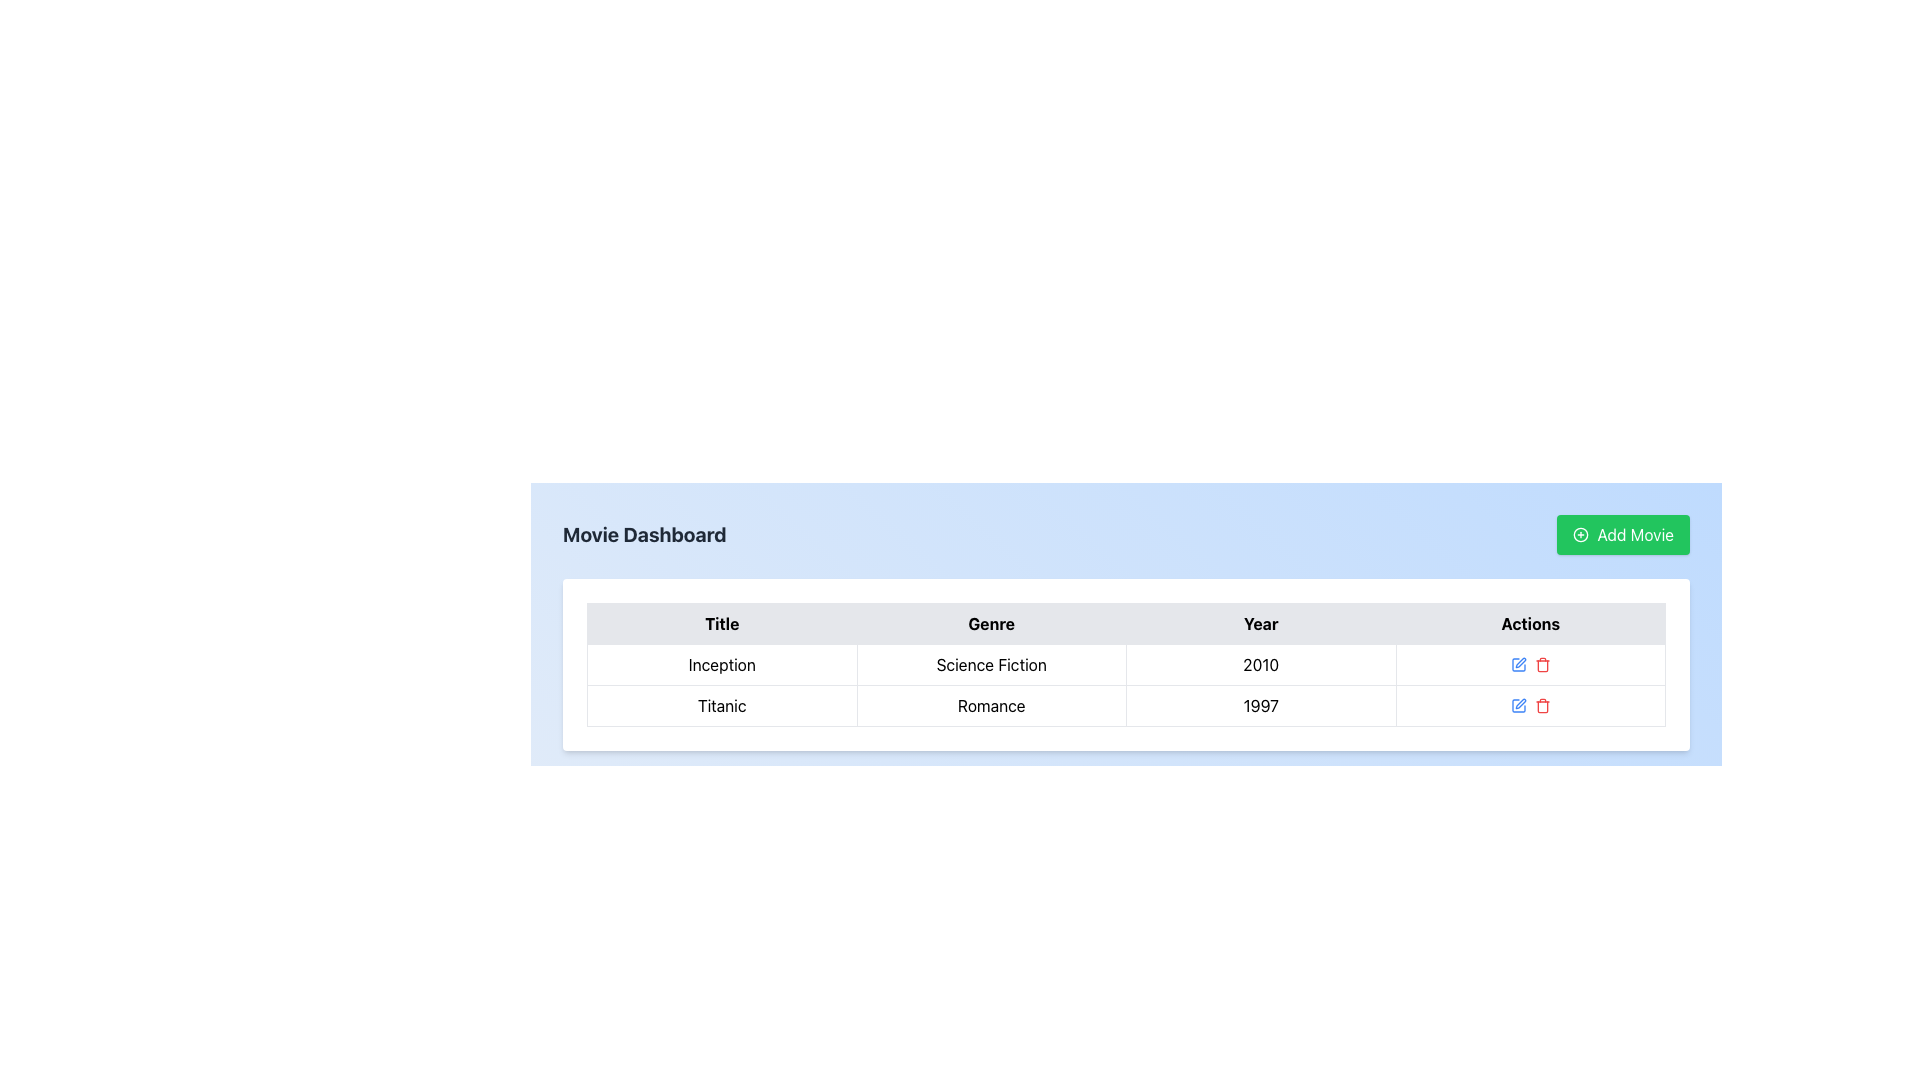  Describe the element at coordinates (644, 534) in the screenshot. I see `the 'Movie Dashboard' text label that serves as a header, displayed in bold and dark gray color` at that location.